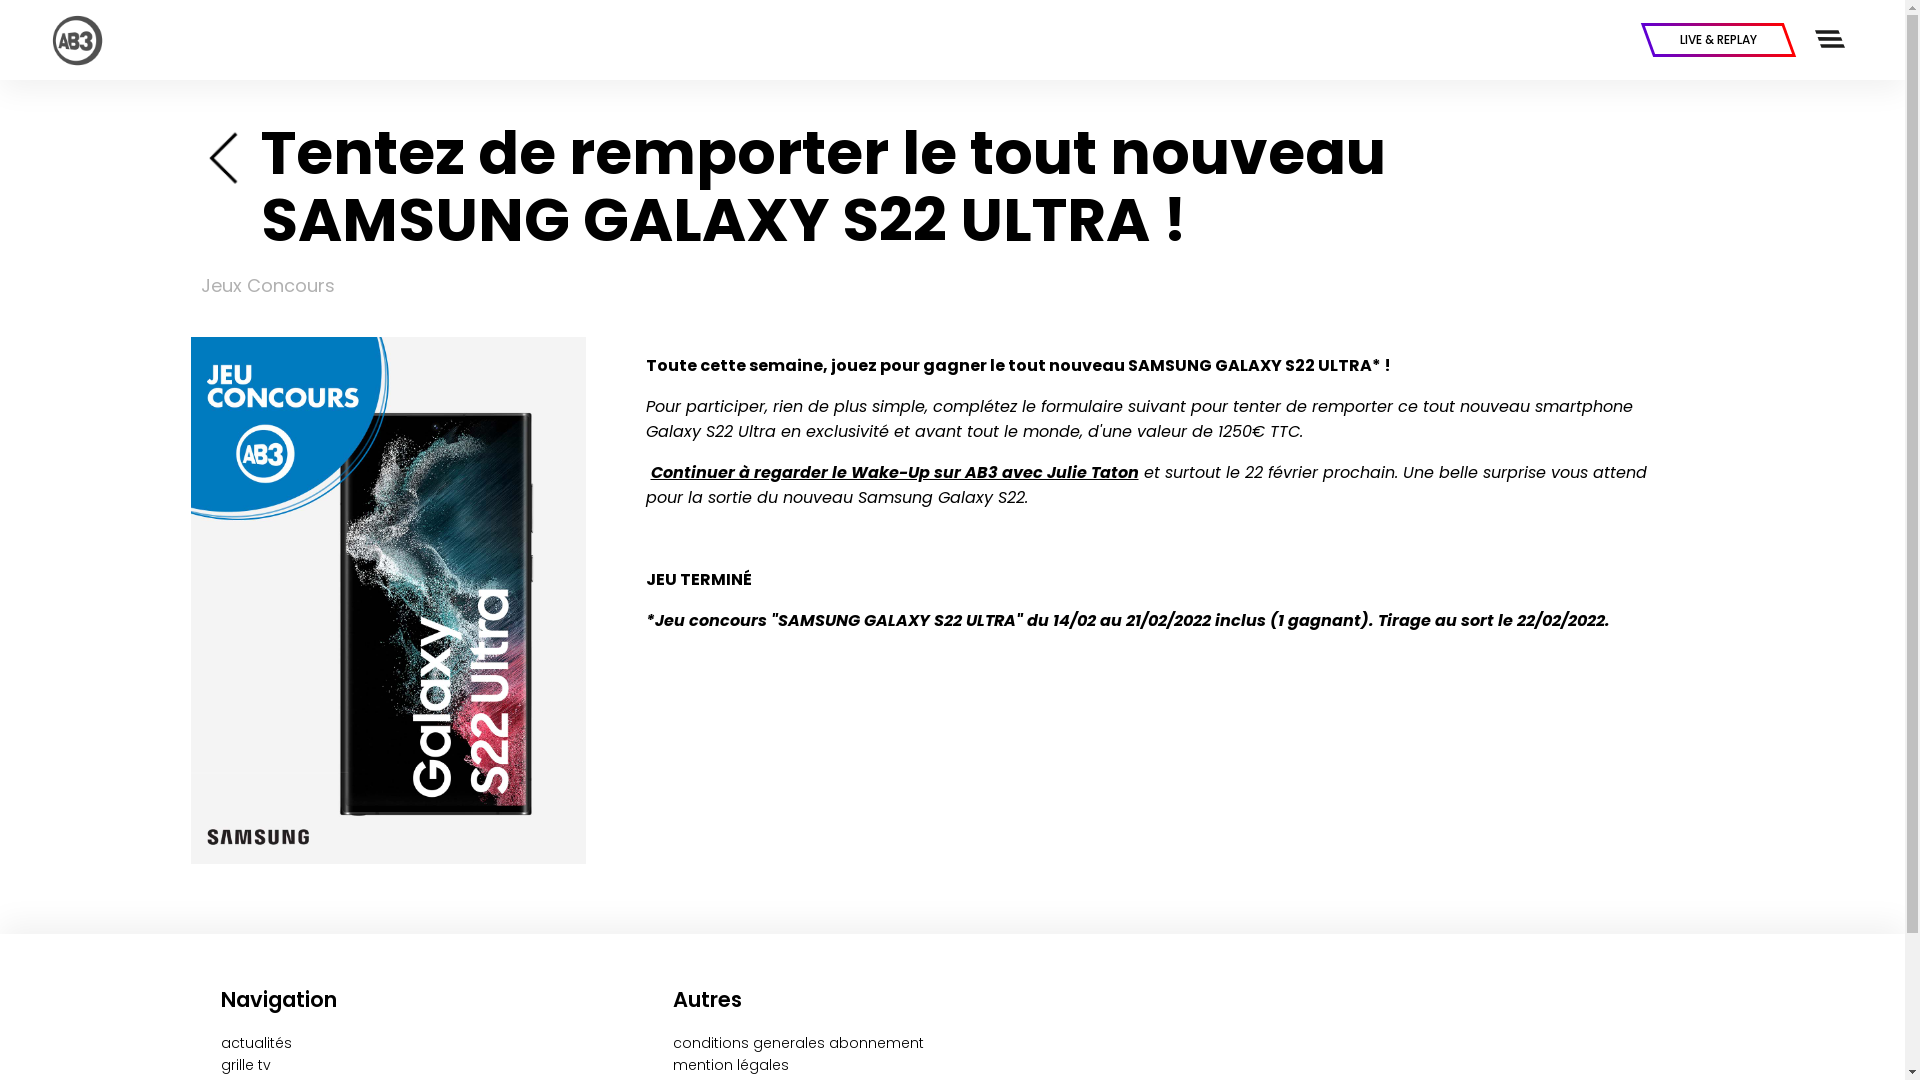 This screenshot has height=1080, width=1920. Describe the element at coordinates (1717, 39) in the screenshot. I see `'LIVE & REPLAY'` at that location.